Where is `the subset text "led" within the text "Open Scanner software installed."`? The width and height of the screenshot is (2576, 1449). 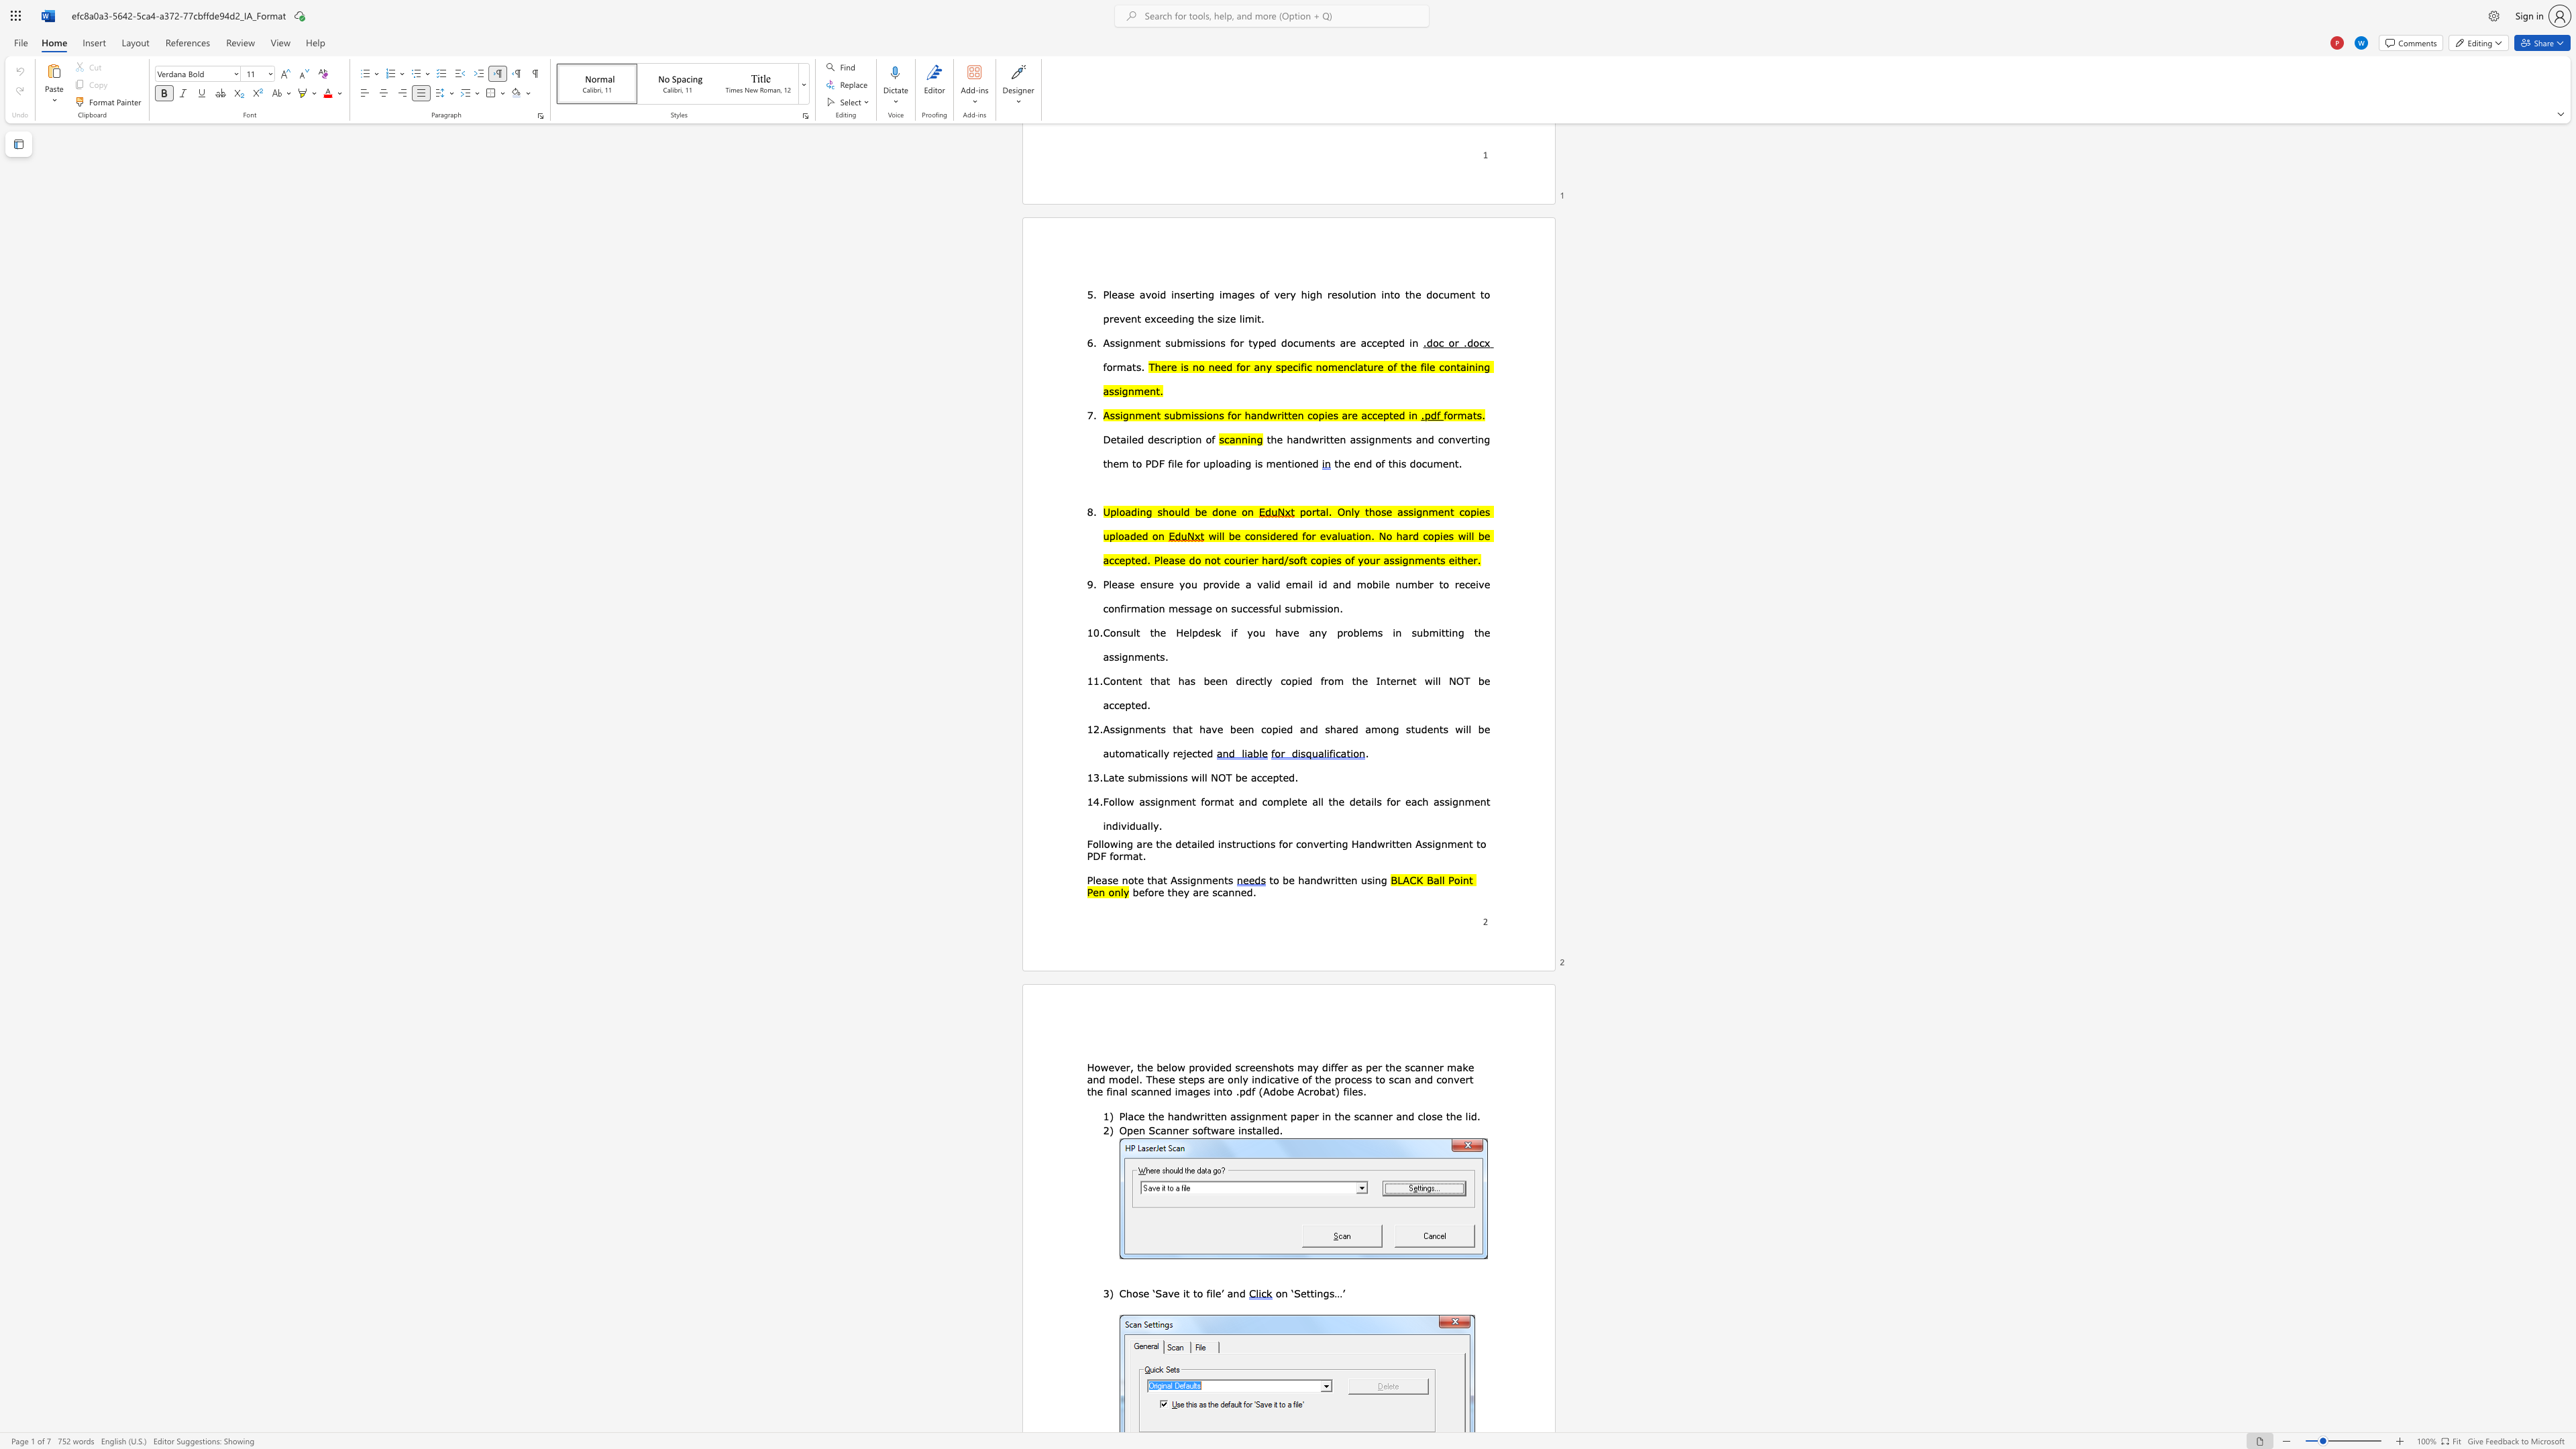 the subset text "led" within the text "Open Scanner software installed." is located at coordinates (1264, 1129).